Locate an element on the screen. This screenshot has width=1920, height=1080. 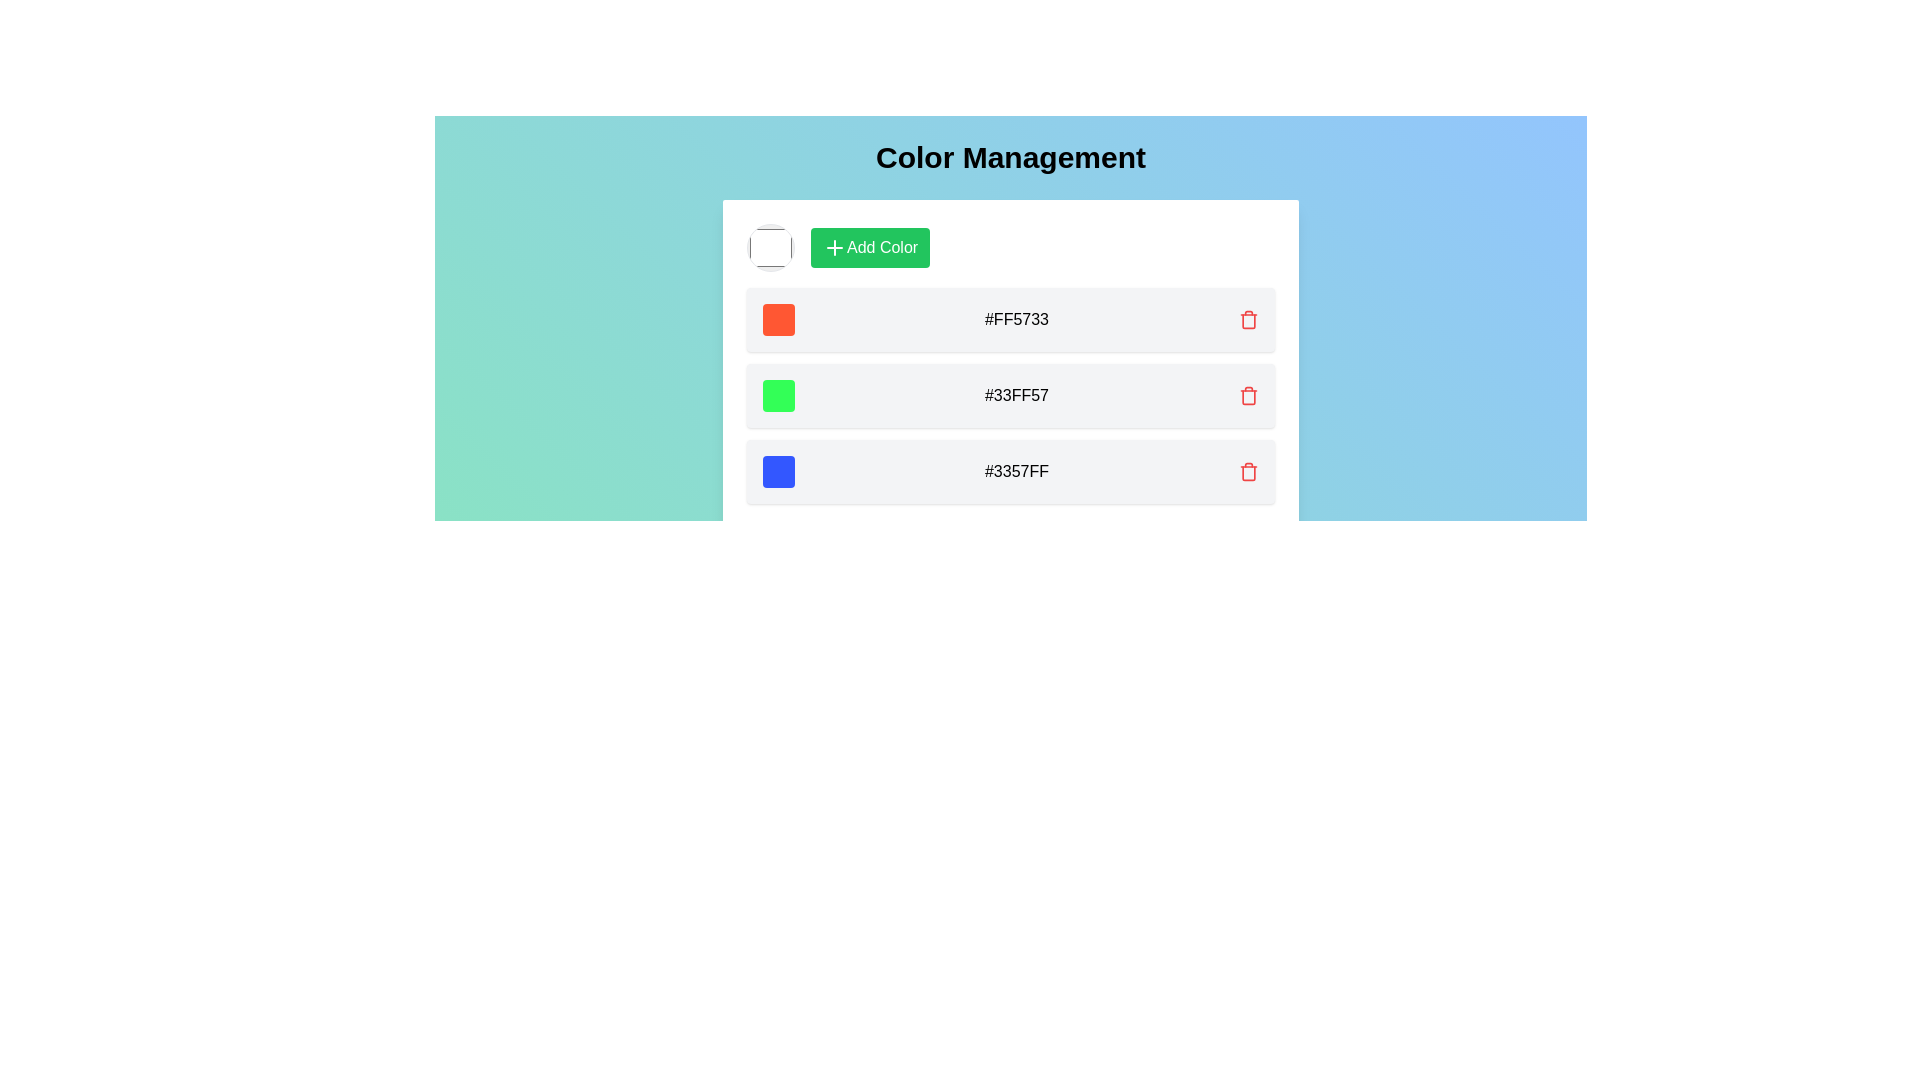
the text label indicating the color value, positioned between a circular orange color preview and a red trash icon is located at coordinates (1017, 319).